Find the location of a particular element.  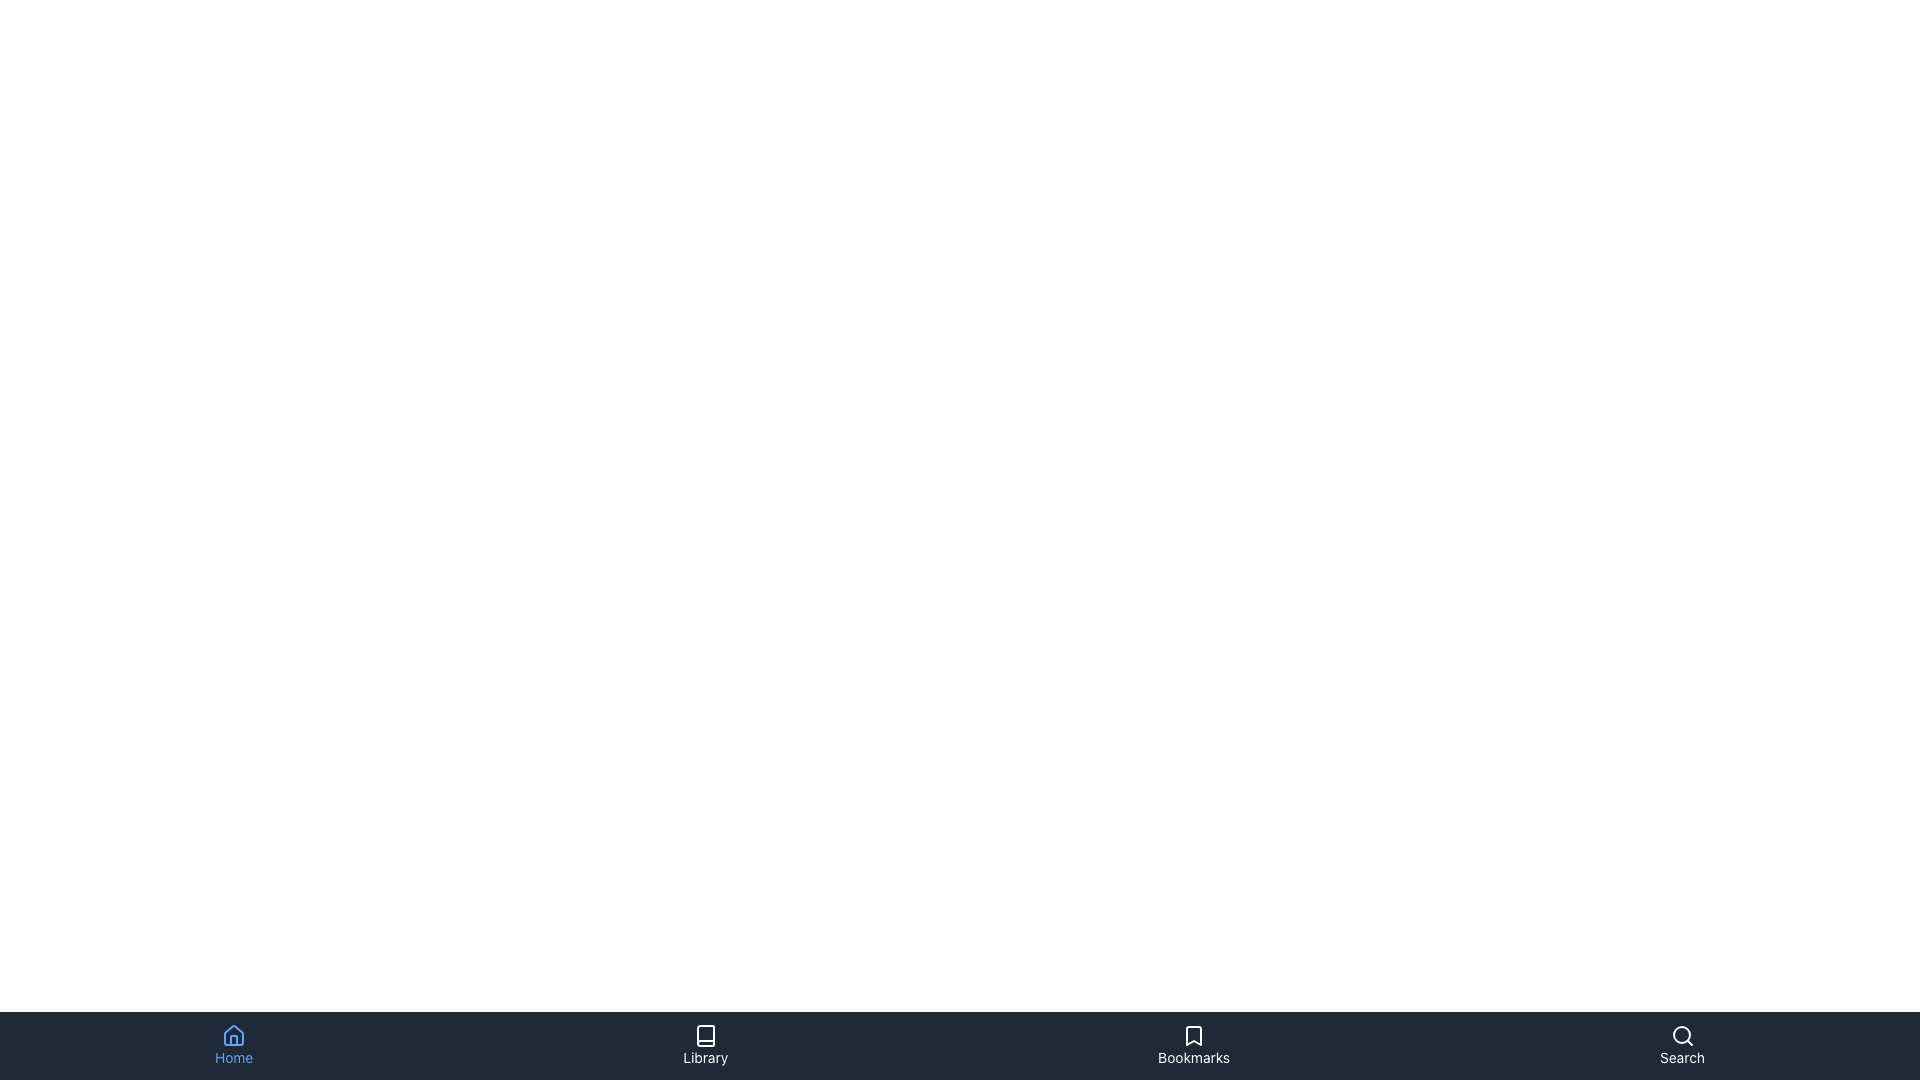

the Library icon in the bottom navigation bar of the application, which is located above the label 'Library' is located at coordinates (705, 1035).